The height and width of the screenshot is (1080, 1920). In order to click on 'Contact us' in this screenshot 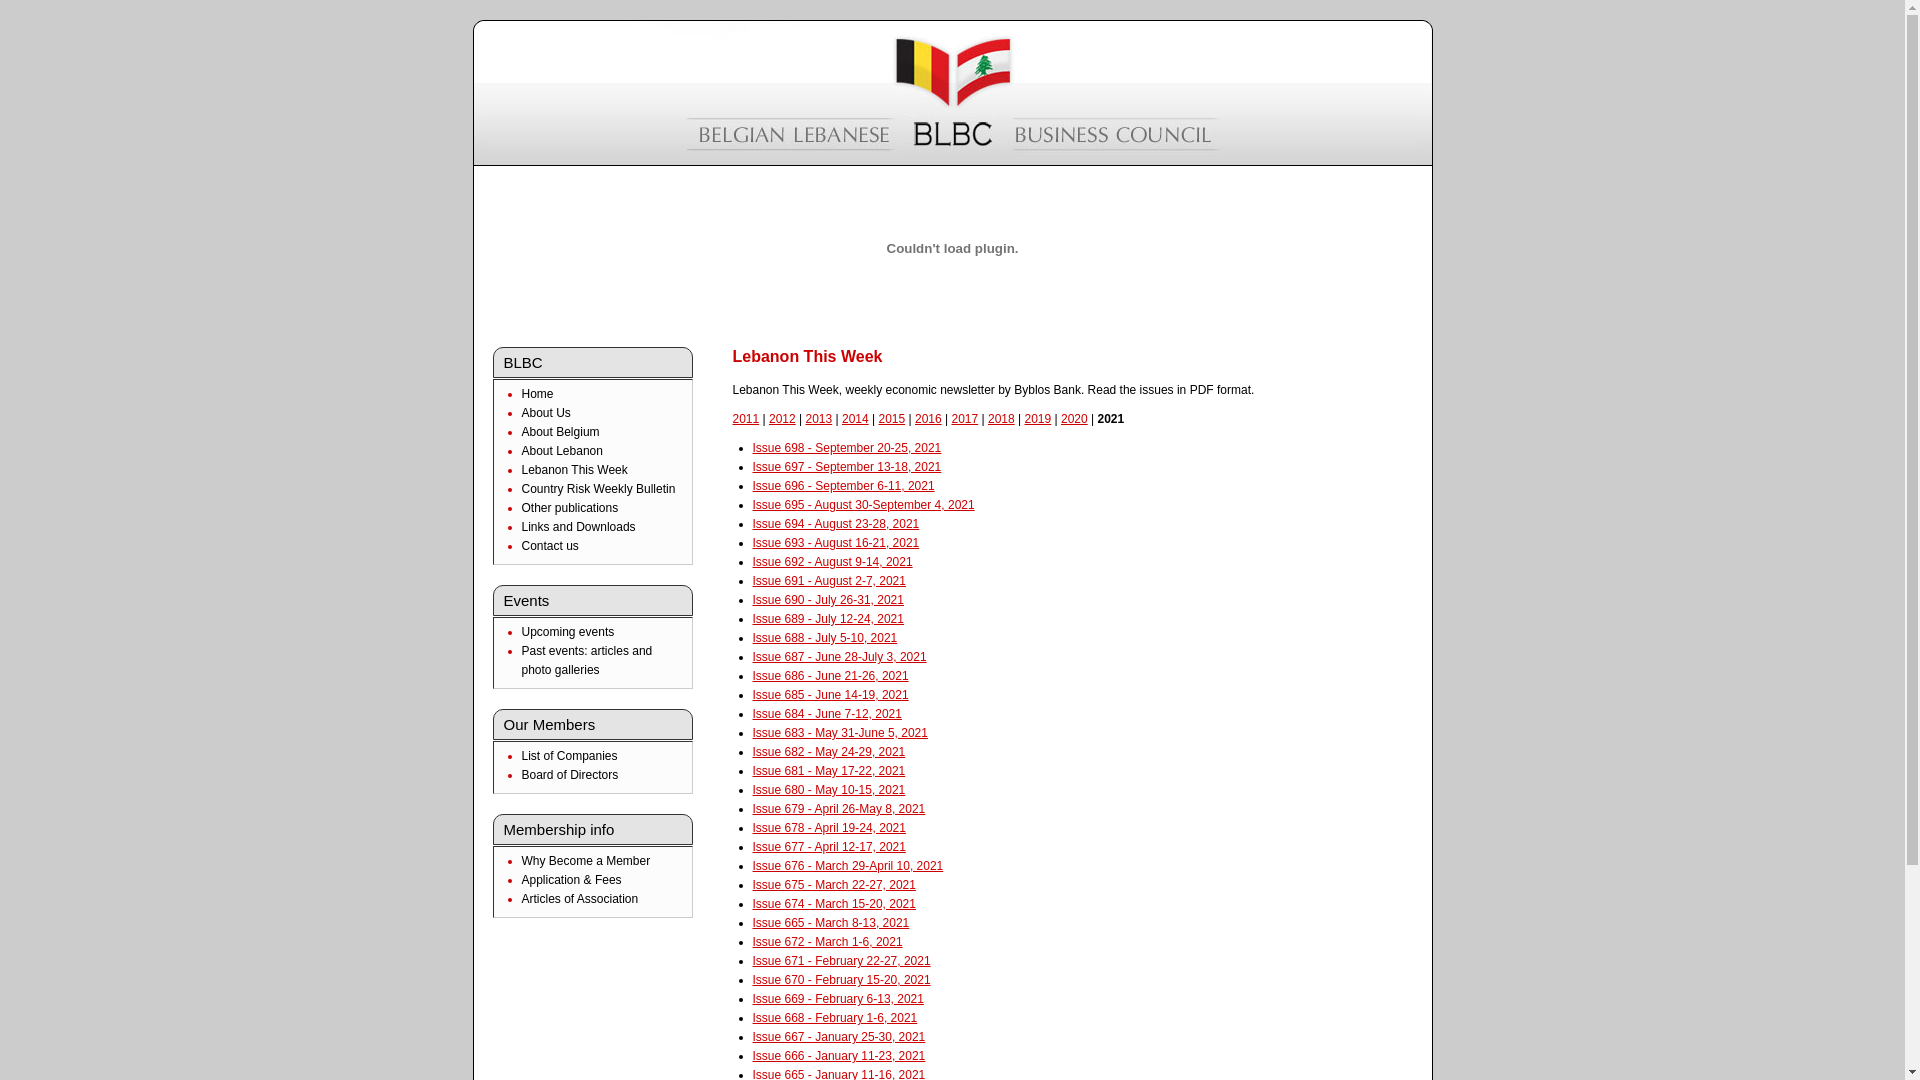, I will do `click(522, 546)`.